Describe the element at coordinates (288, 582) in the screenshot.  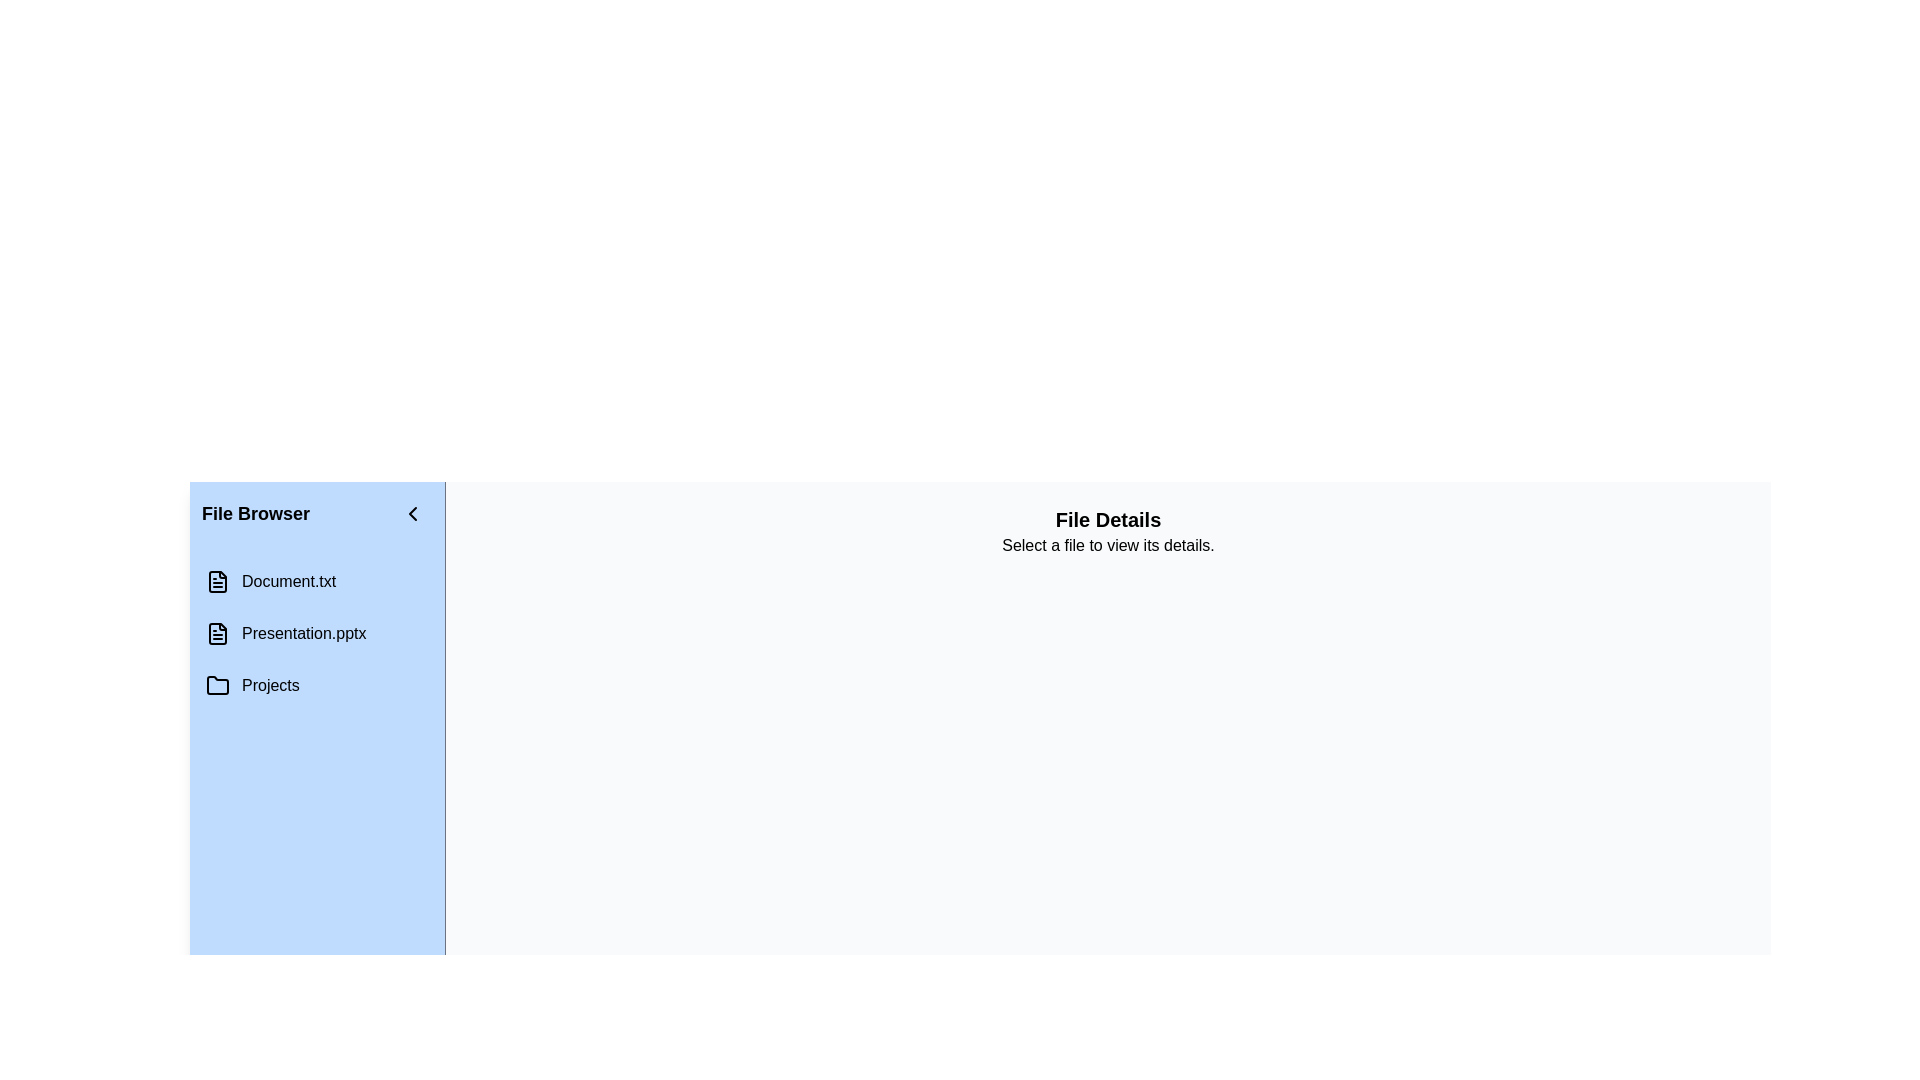
I see `the text label displaying 'Document.txt' in the file browser` at that location.